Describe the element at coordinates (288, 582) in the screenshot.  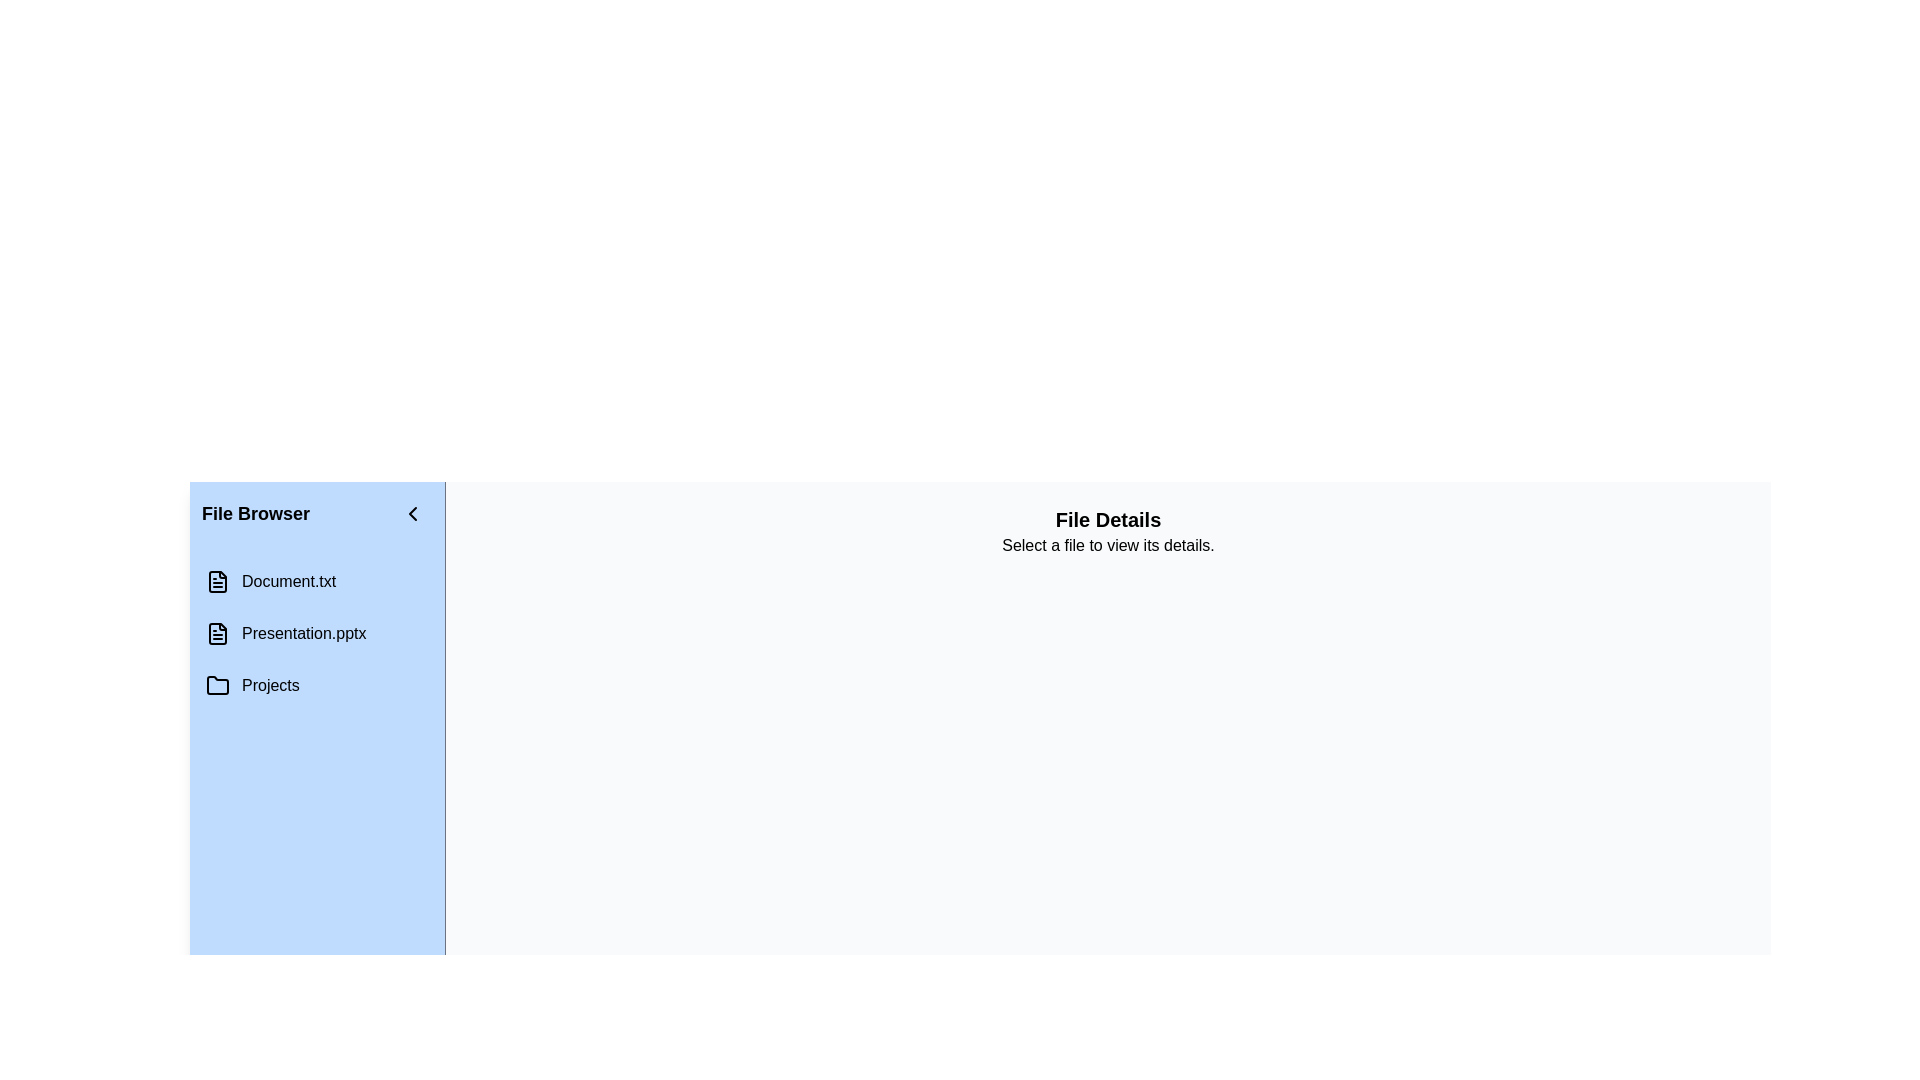
I see `the text label displaying 'Document.txt' in the file browser` at that location.